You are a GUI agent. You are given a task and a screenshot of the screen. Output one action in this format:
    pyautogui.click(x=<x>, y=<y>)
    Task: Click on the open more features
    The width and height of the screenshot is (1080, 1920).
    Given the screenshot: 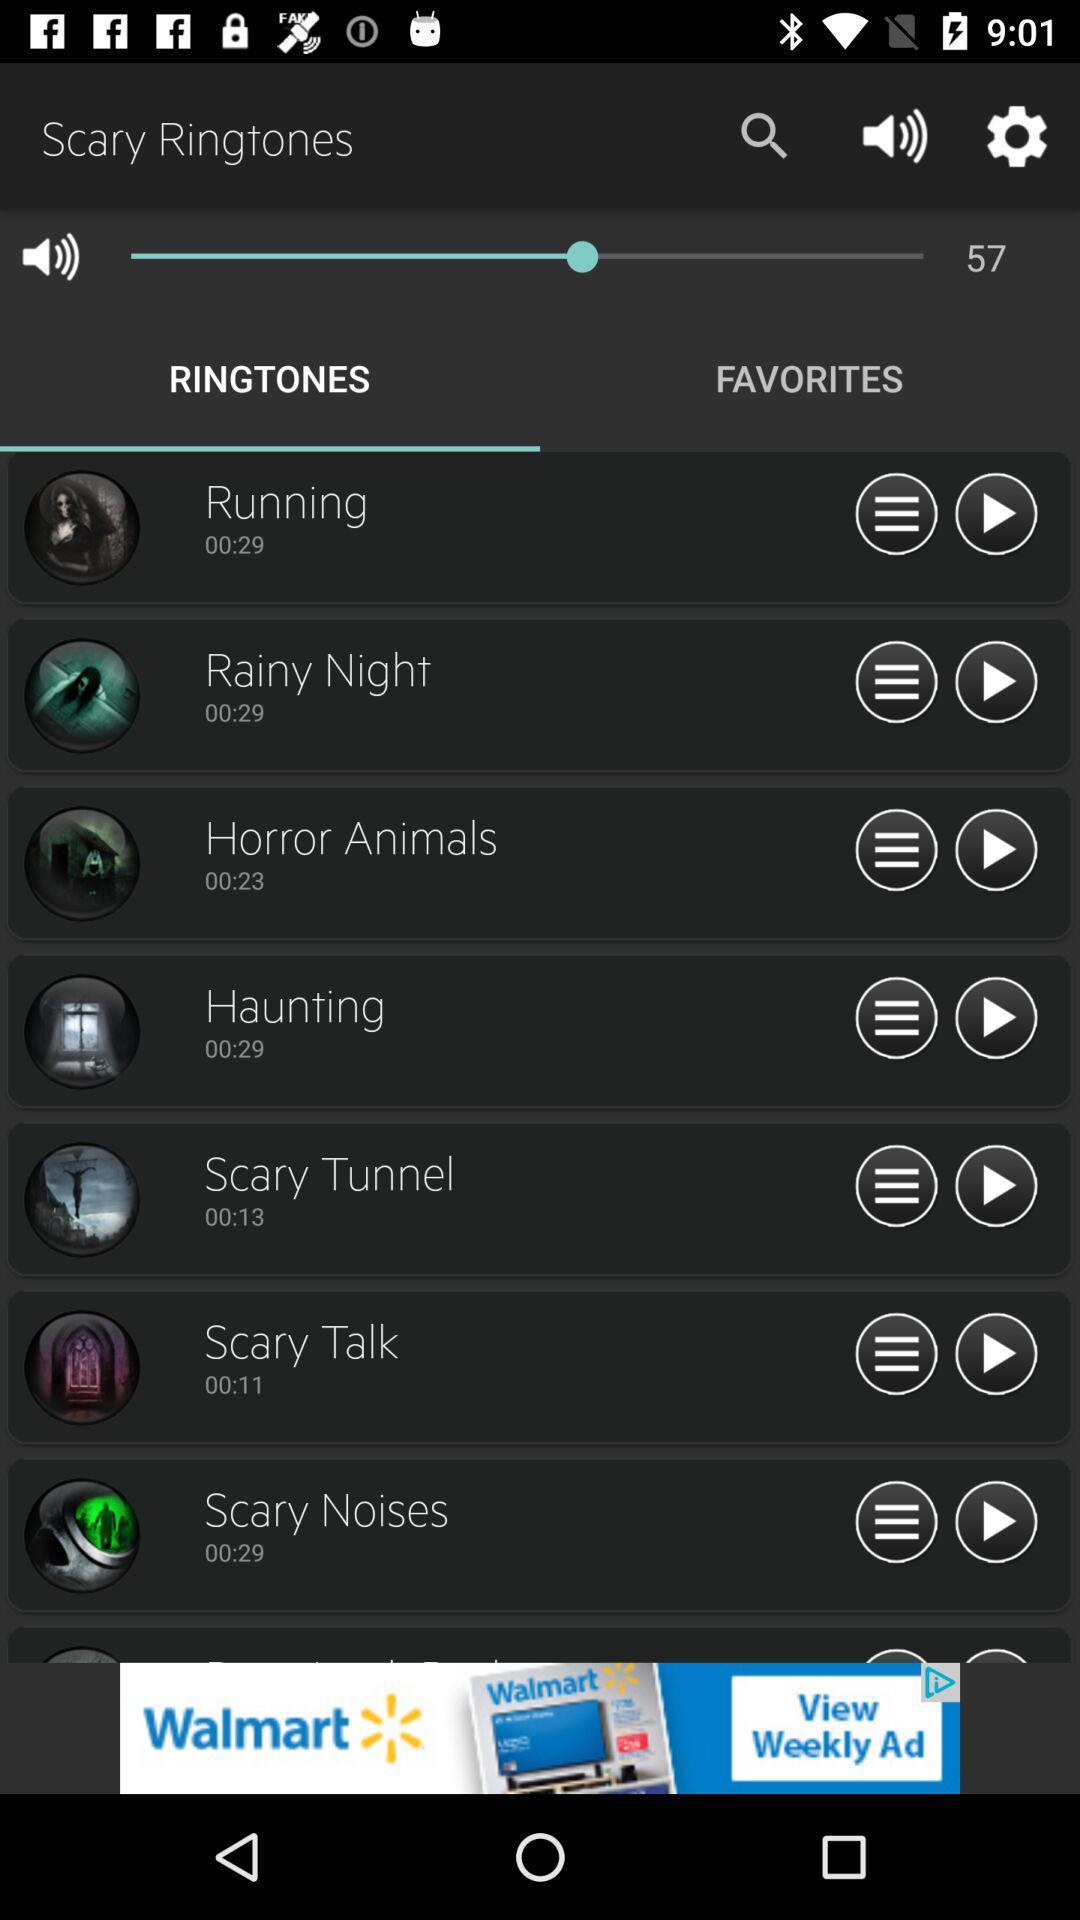 What is the action you would take?
    pyautogui.click(x=895, y=515)
    